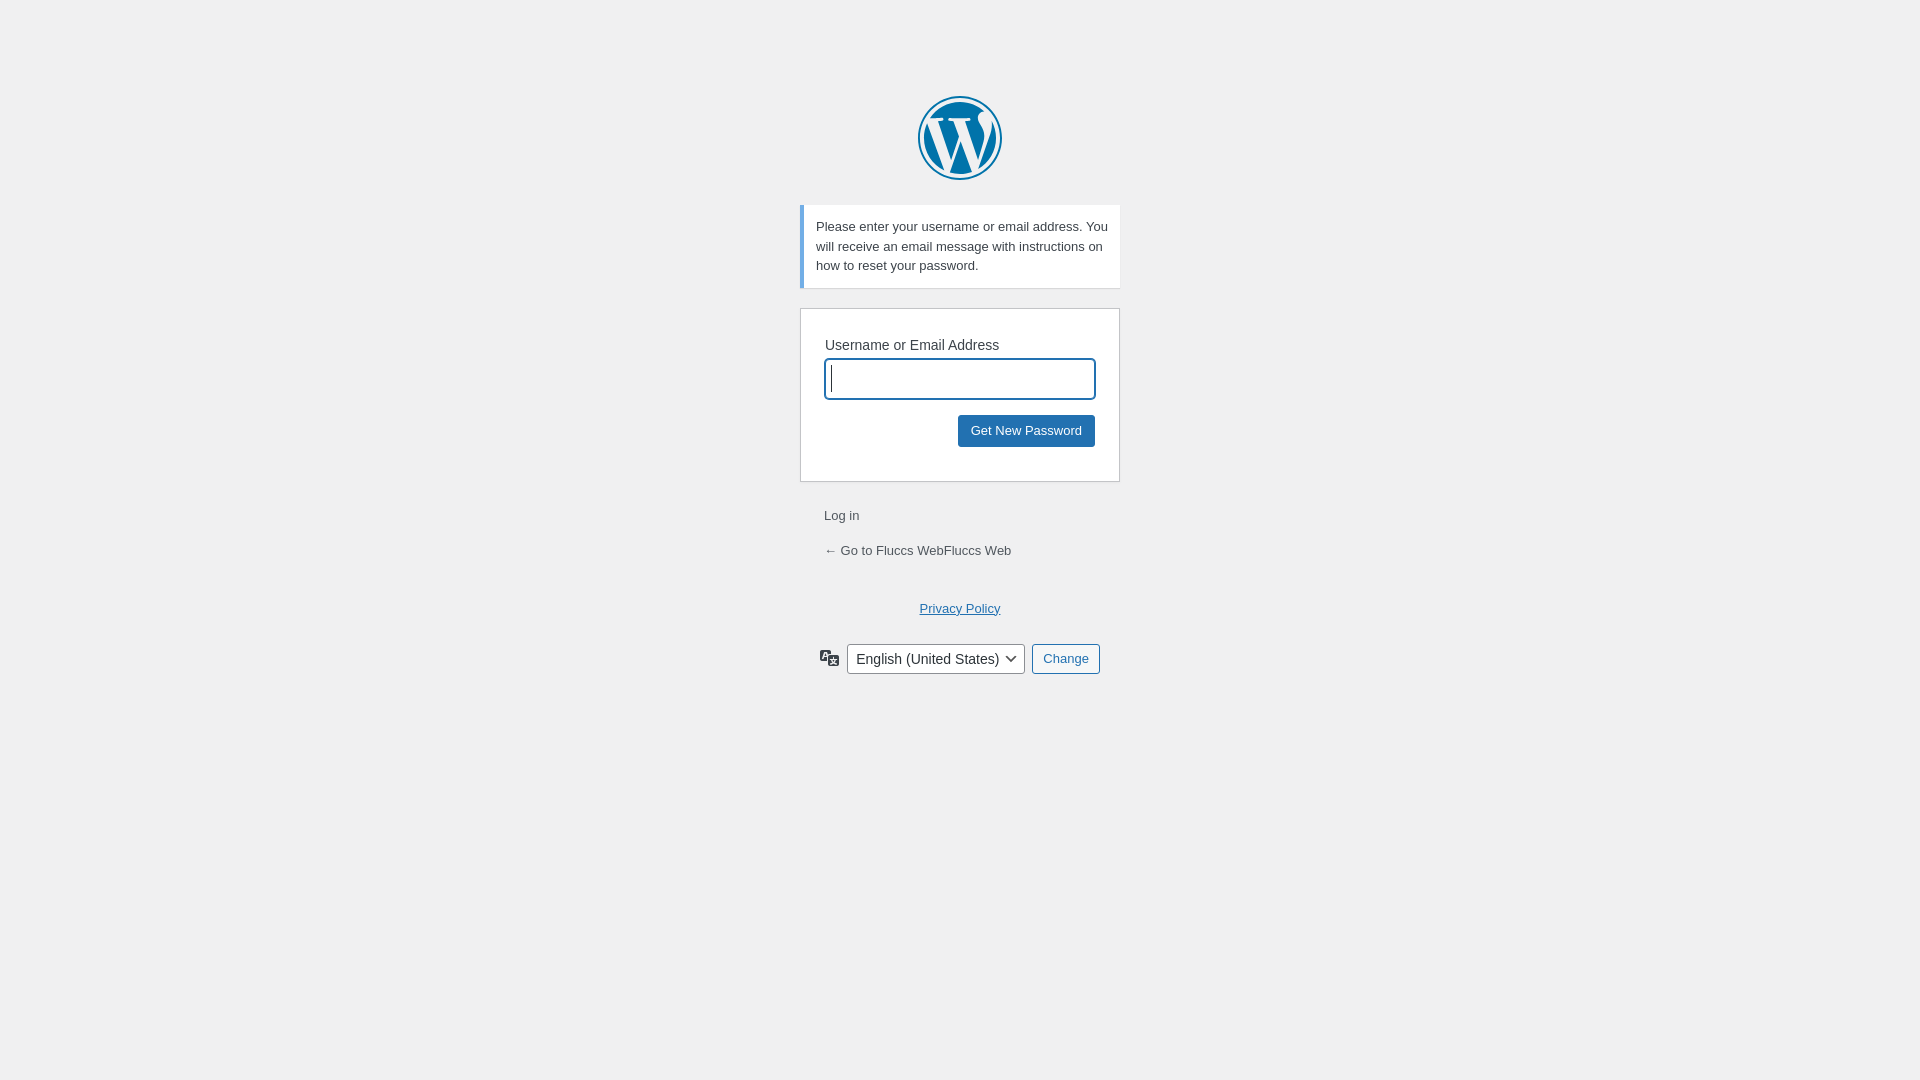 This screenshot has height=1080, width=1920. What do you see at coordinates (841, 514) in the screenshot?
I see `'Log in'` at bounding box center [841, 514].